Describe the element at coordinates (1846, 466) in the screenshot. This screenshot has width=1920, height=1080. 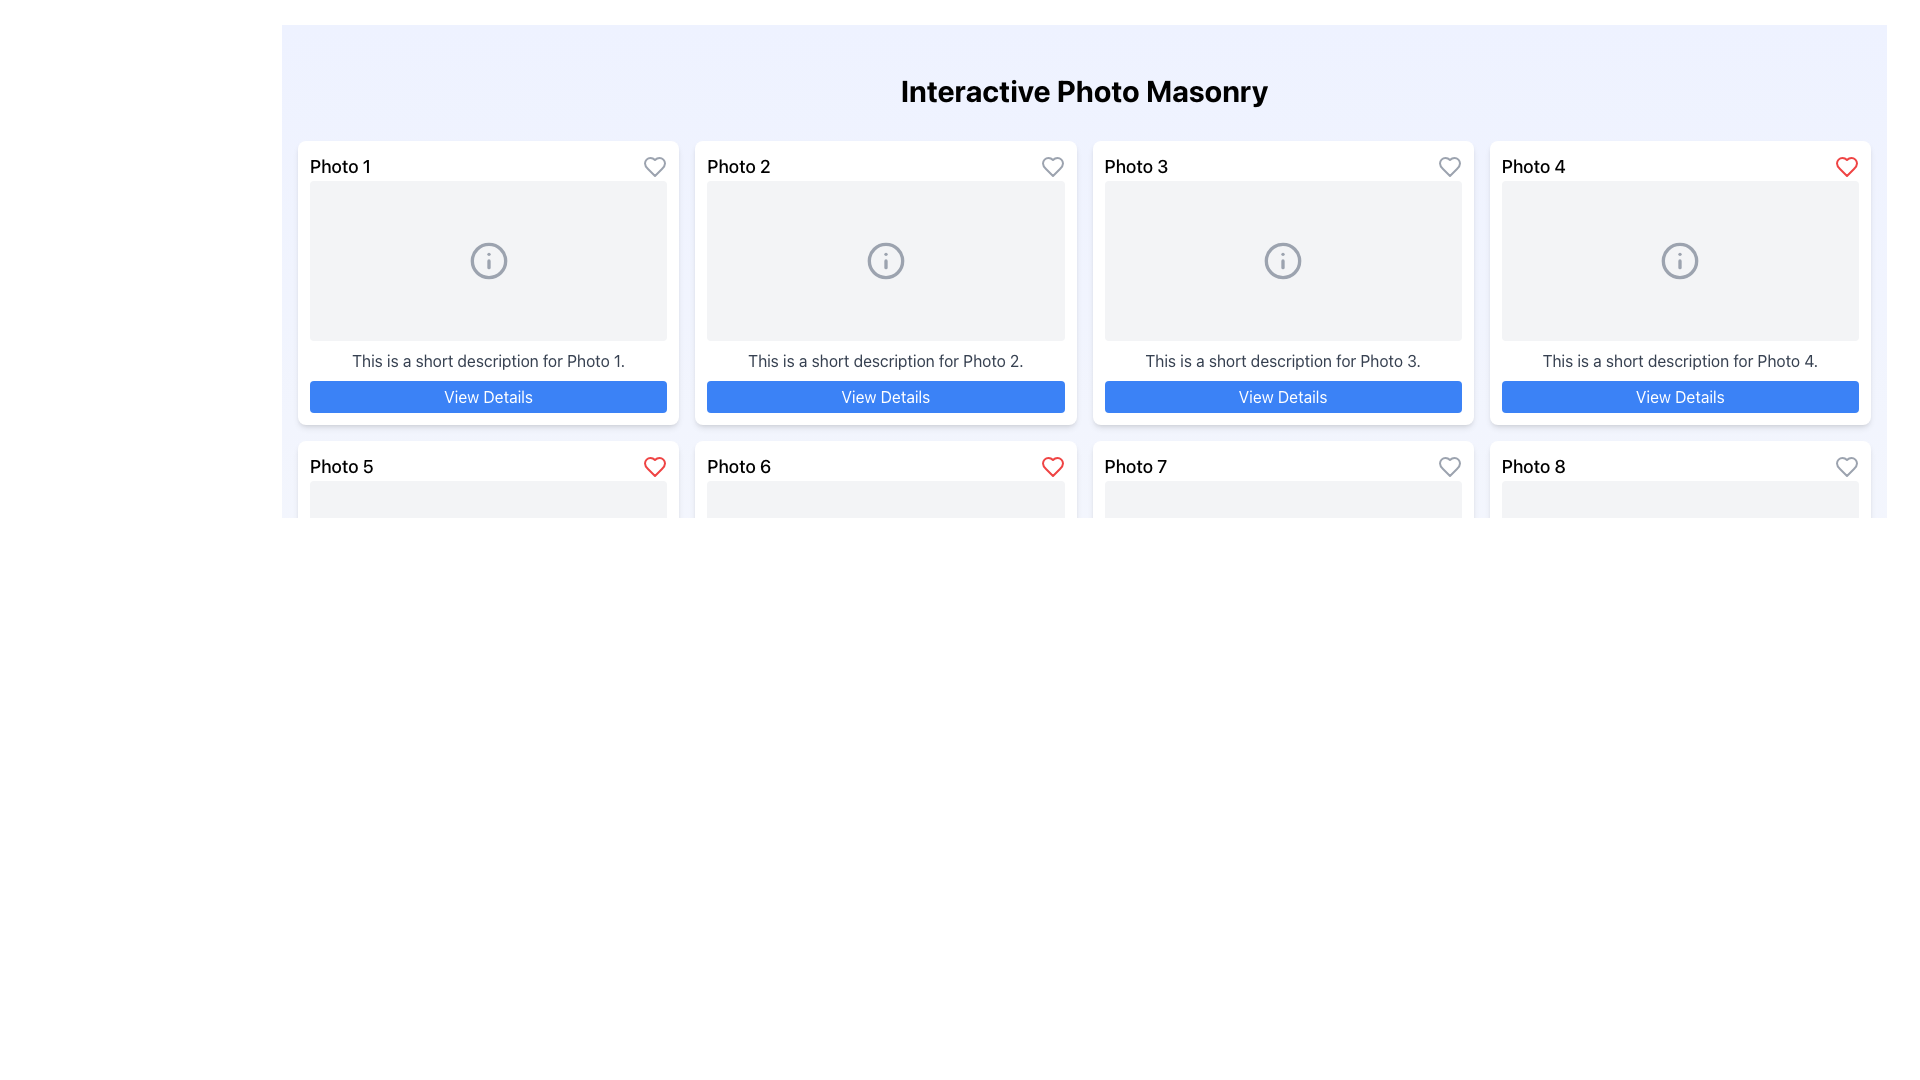
I see `the heart-shaped outline icon located at the top-right corner of the 'Photo 8' card` at that location.